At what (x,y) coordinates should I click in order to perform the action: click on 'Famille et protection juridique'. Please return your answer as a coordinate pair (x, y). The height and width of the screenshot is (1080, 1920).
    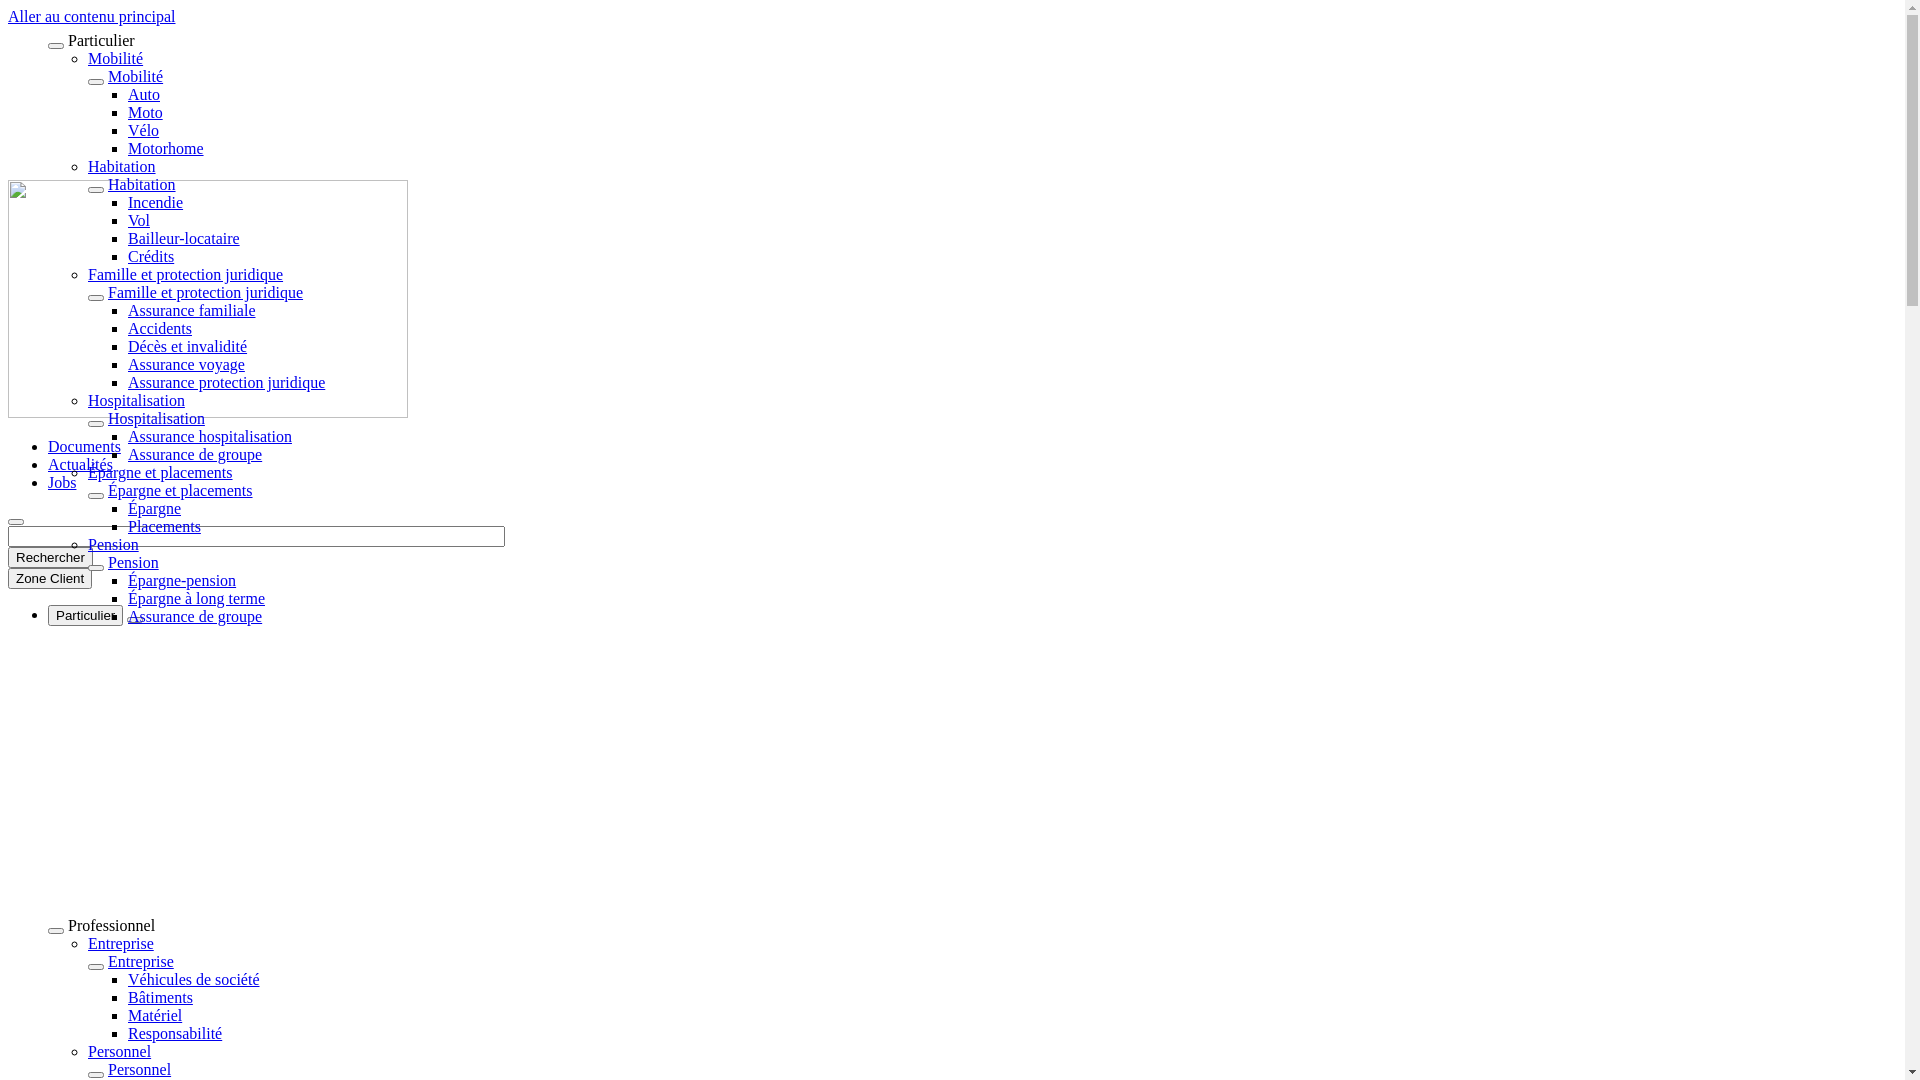
    Looking at the image, I should click on (205, 292).